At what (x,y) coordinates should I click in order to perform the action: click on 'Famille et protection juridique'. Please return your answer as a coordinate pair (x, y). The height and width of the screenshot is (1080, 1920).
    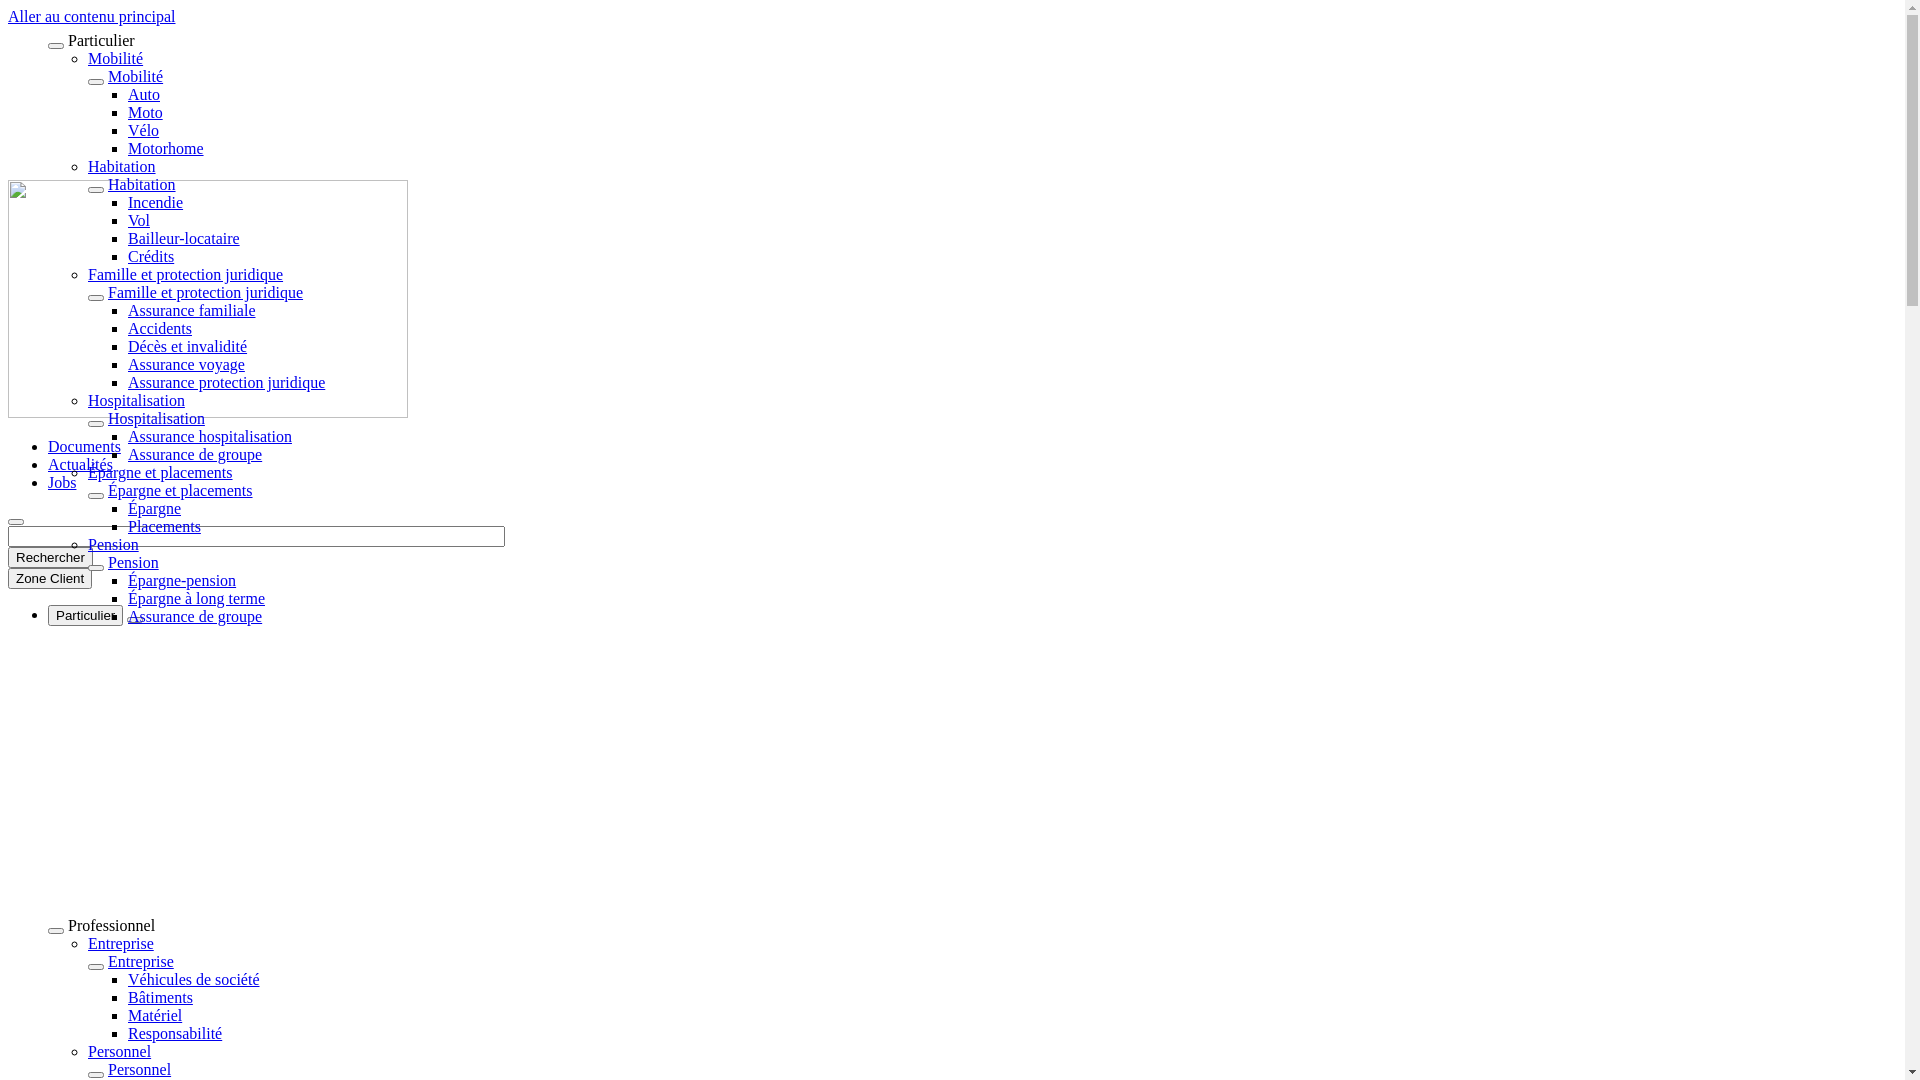
    Looking at the image, I should click on (205, 292).